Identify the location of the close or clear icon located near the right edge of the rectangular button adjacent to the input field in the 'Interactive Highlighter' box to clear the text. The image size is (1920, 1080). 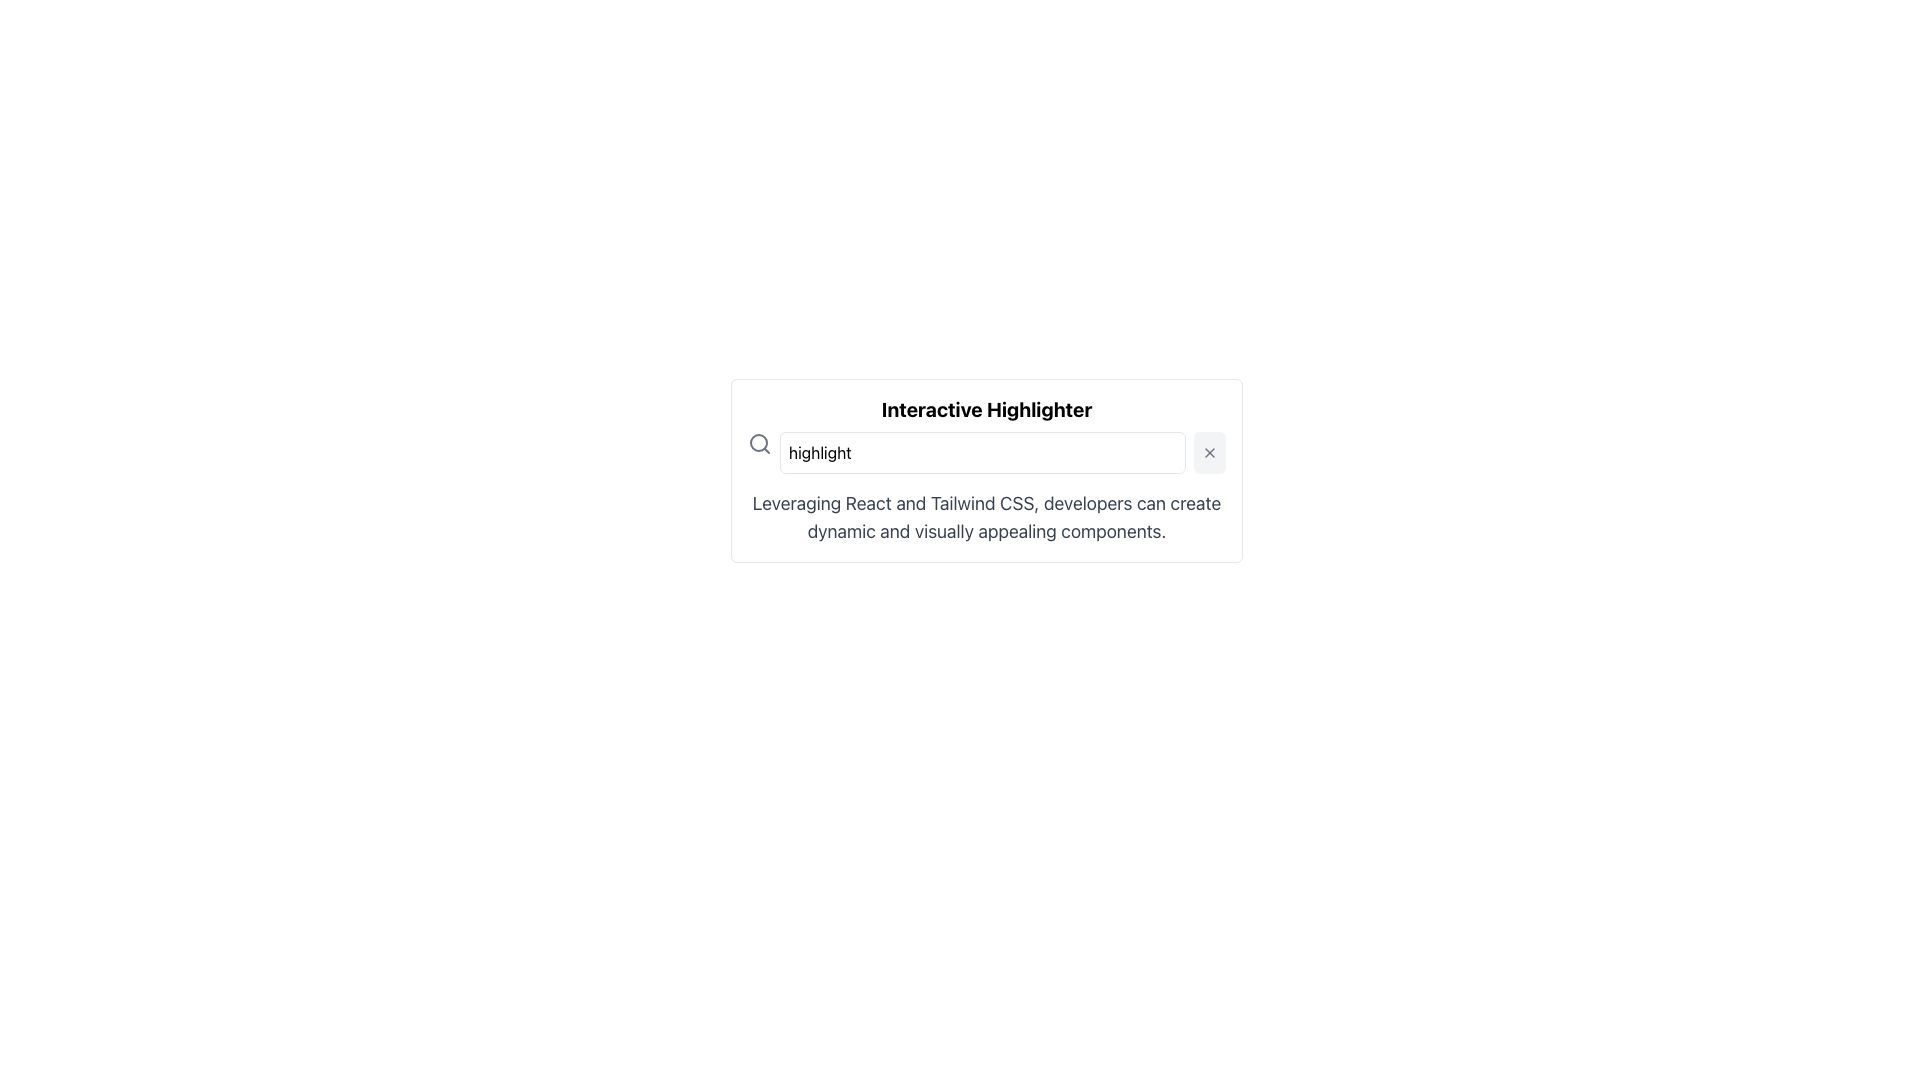
(1208, 452).